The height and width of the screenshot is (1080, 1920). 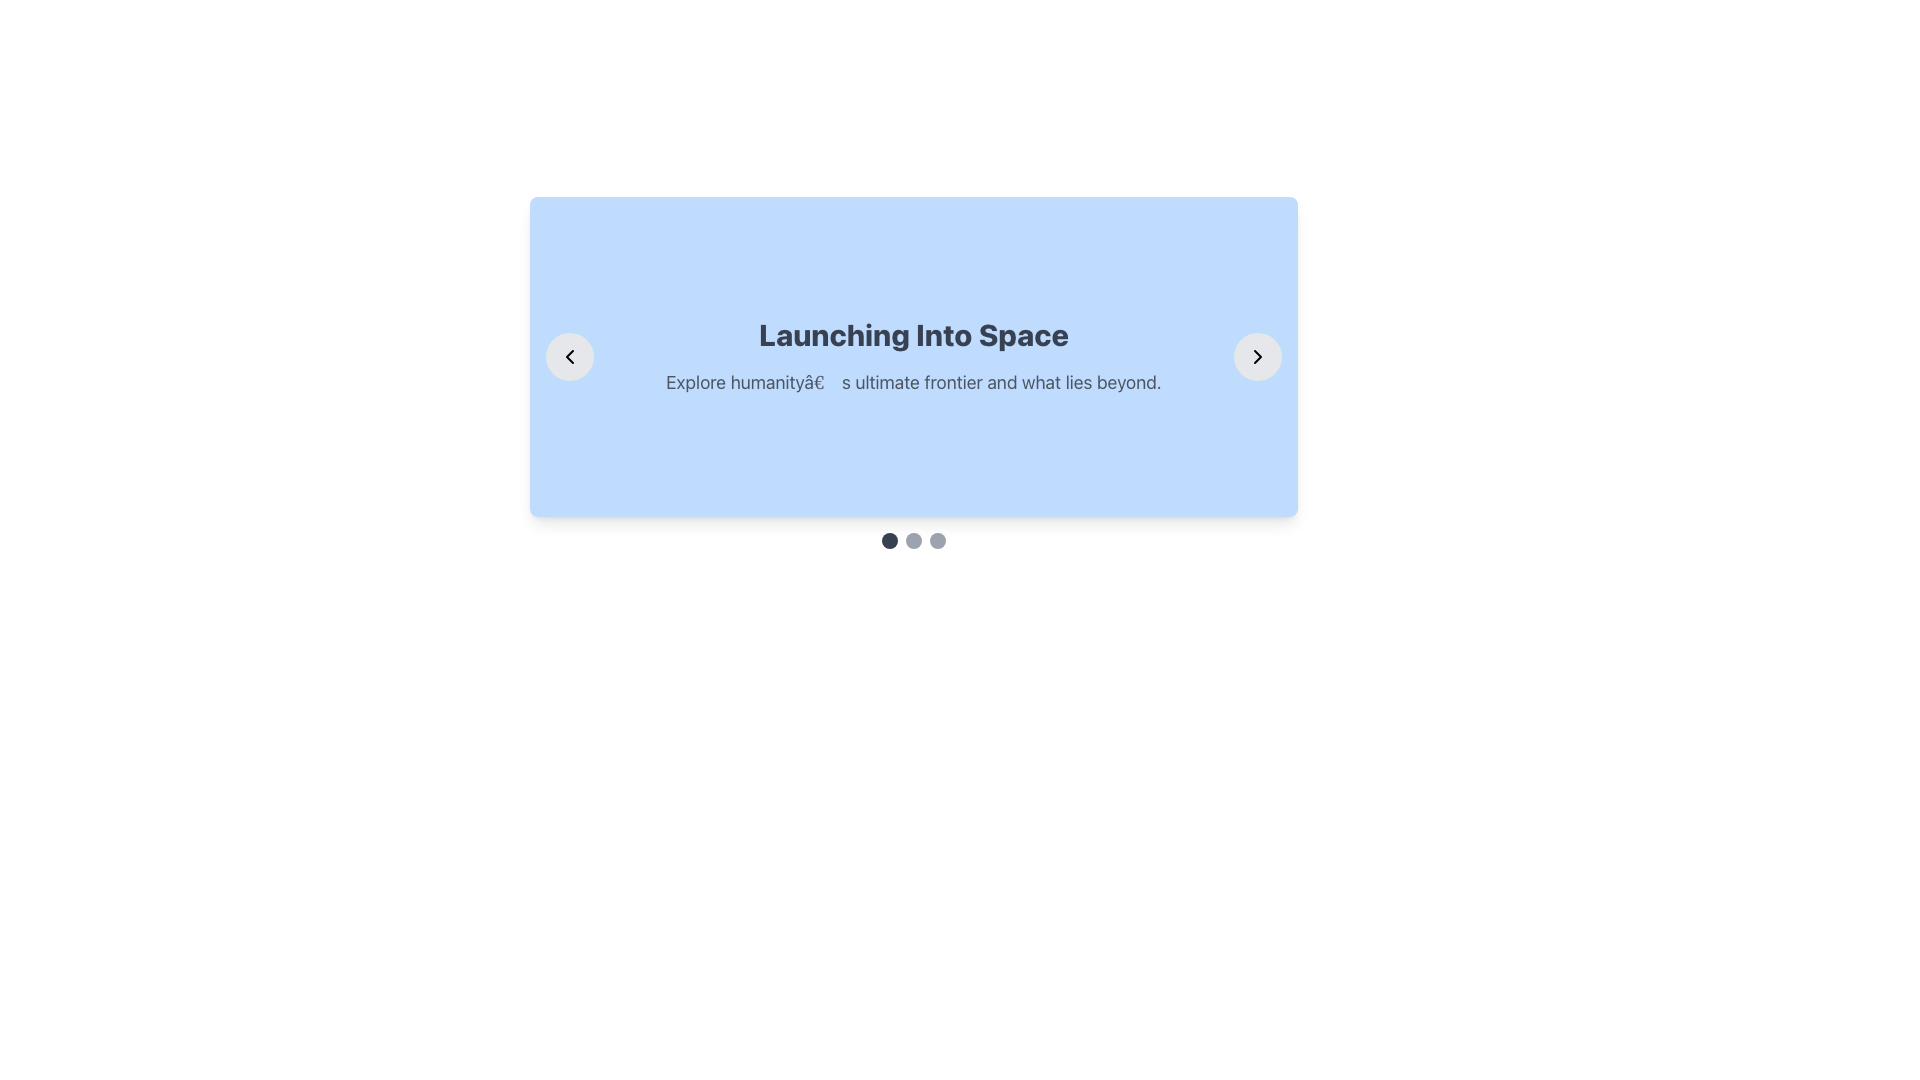 I want to click on the second circular indicator of the carousel located at the bottom of the primary content area, so click(x=912, y=540).